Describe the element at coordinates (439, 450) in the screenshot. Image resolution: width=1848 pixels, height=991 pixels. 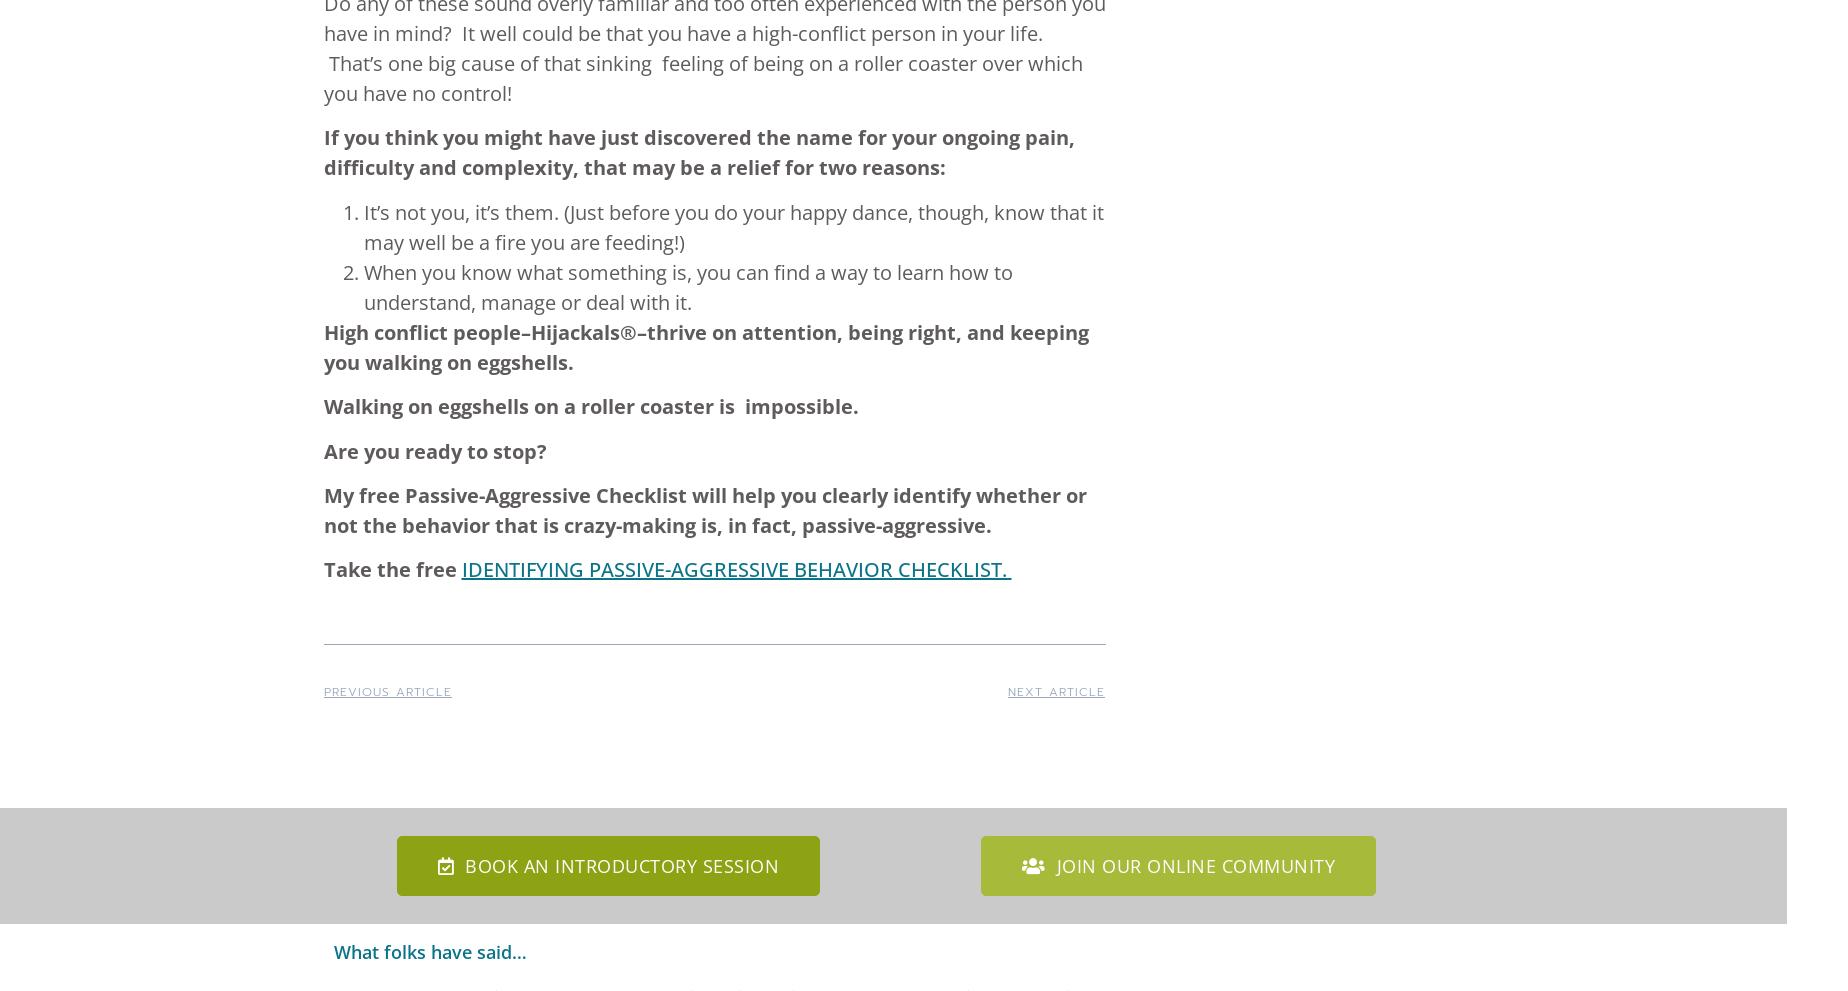
I see `'Are you ready to stop?'` at that location.